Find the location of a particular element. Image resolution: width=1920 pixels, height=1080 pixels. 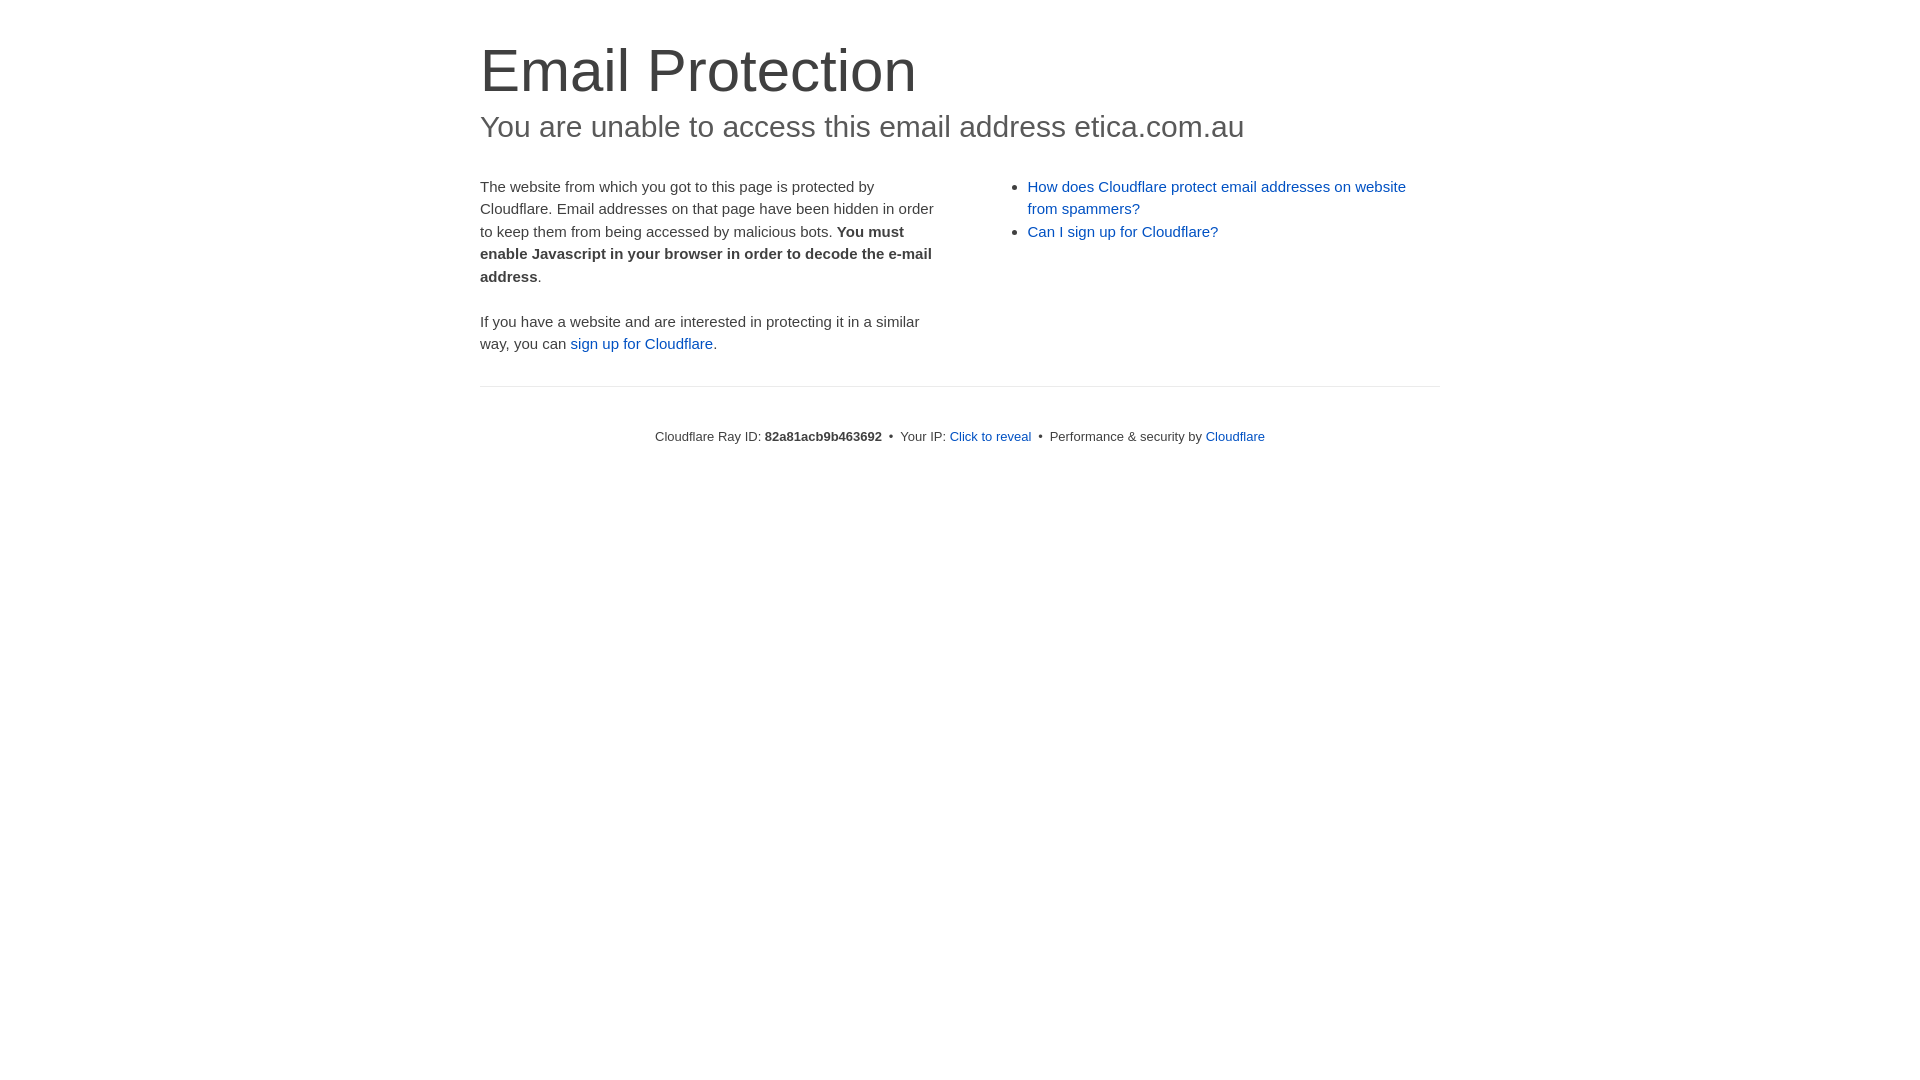

'sign up for Cloudflare' is located at coordinates (642, 342).